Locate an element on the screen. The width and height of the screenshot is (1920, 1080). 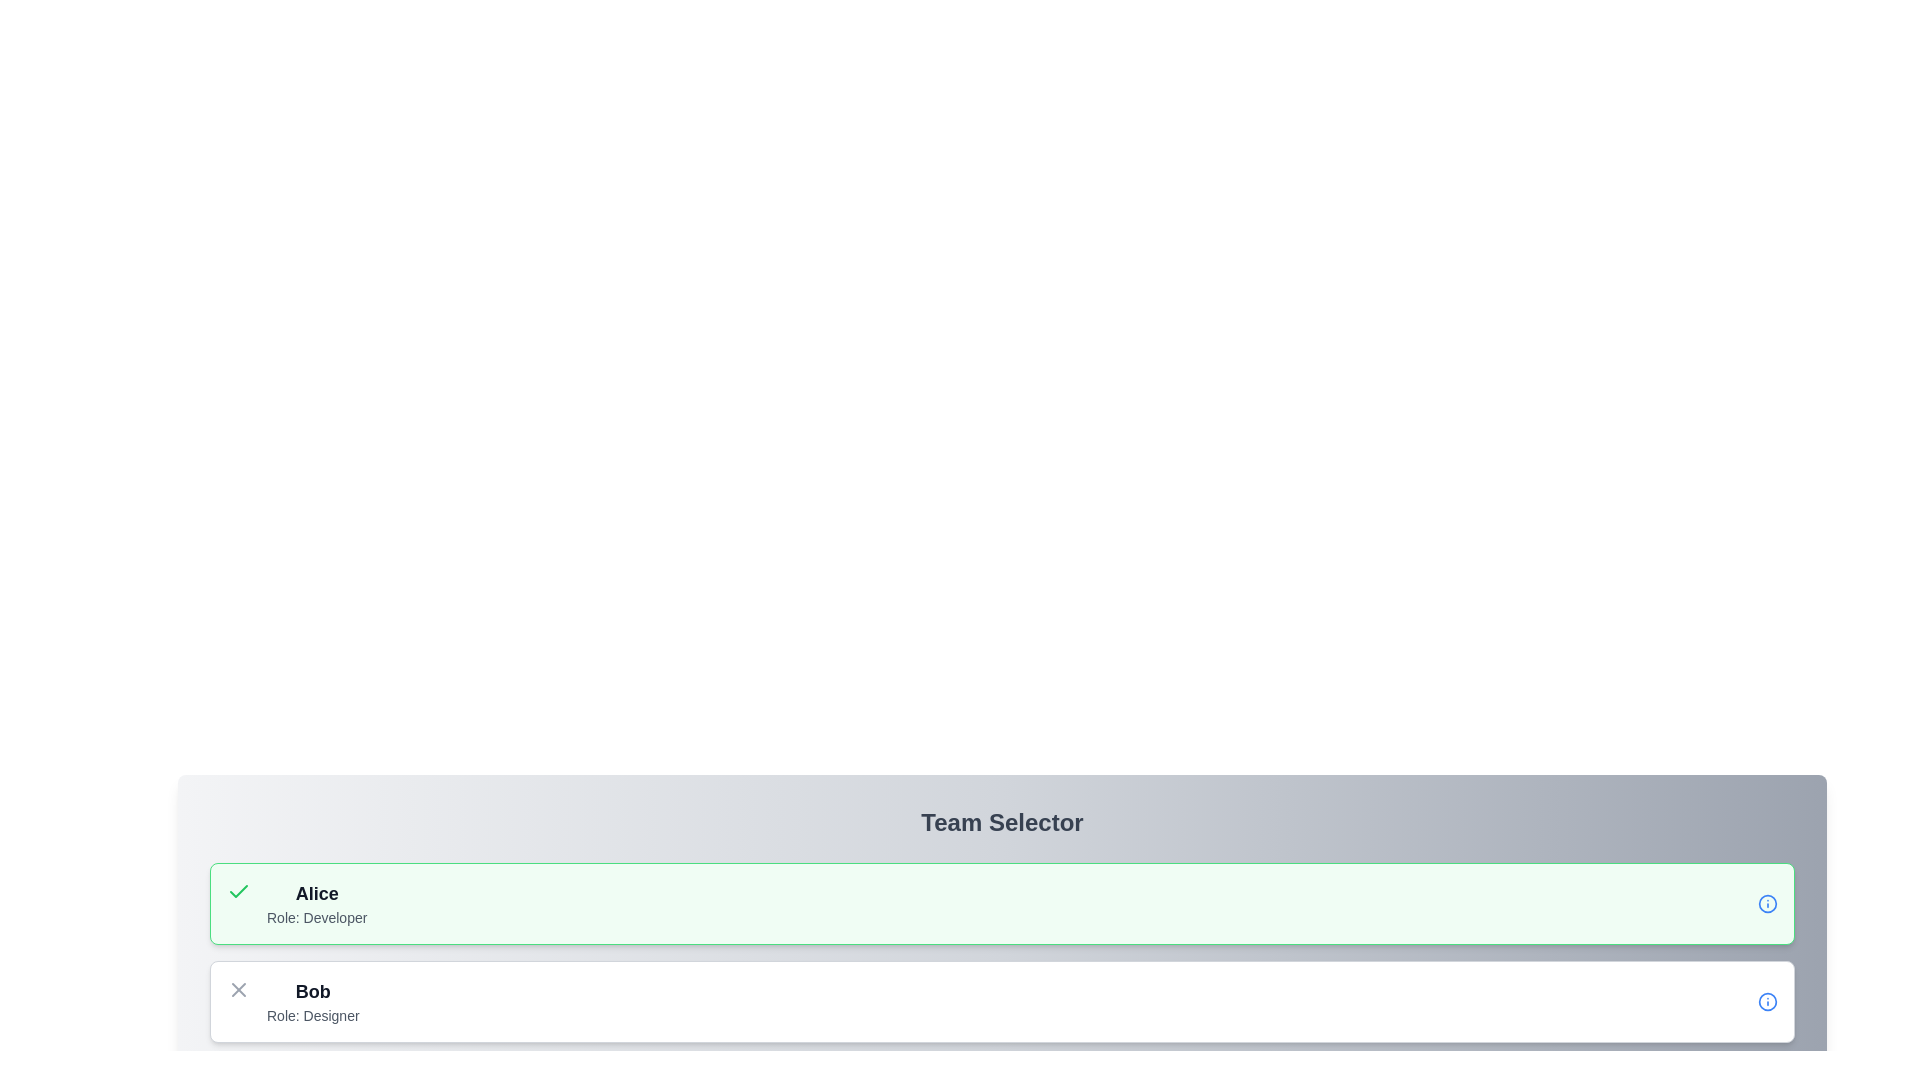
the status of the green checkmark icon located to the left of the text 'Alice' within the first user card is located at coordinates (239, 890).